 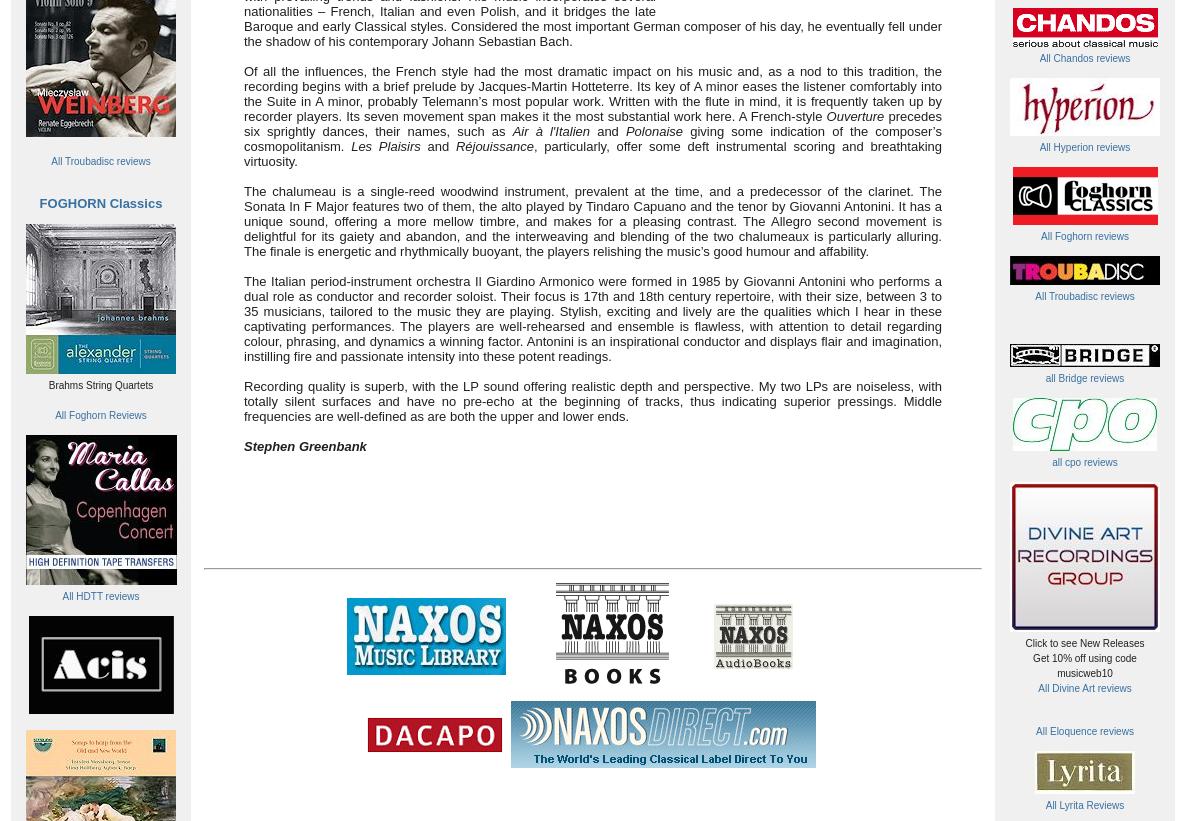 What do you see at coordinates (592, 316) in the screenshot?
I see `'The Italian period-instrument orchestra Il Giardino Armonico were formed in 1985 by Giovanni Antonini who performs a dual role as conductor and recorder soloist. Their focus is 17th and 18th century repertoire, with their size, between 3 to 35 musicians, tailored to the music they are playing. Stylish, exciting and lively are the qualities which I hear in these captivating performances. The players are well-rehearsed and ensemble is flawless, with attention to detail regarding colour, phrasing, and dynamics a winning factor. Antonini is an inspirational conductor and displays flair and imagination, instilling fire and passionate intensity into these potent readings.'` at bounding box center [592, 316].